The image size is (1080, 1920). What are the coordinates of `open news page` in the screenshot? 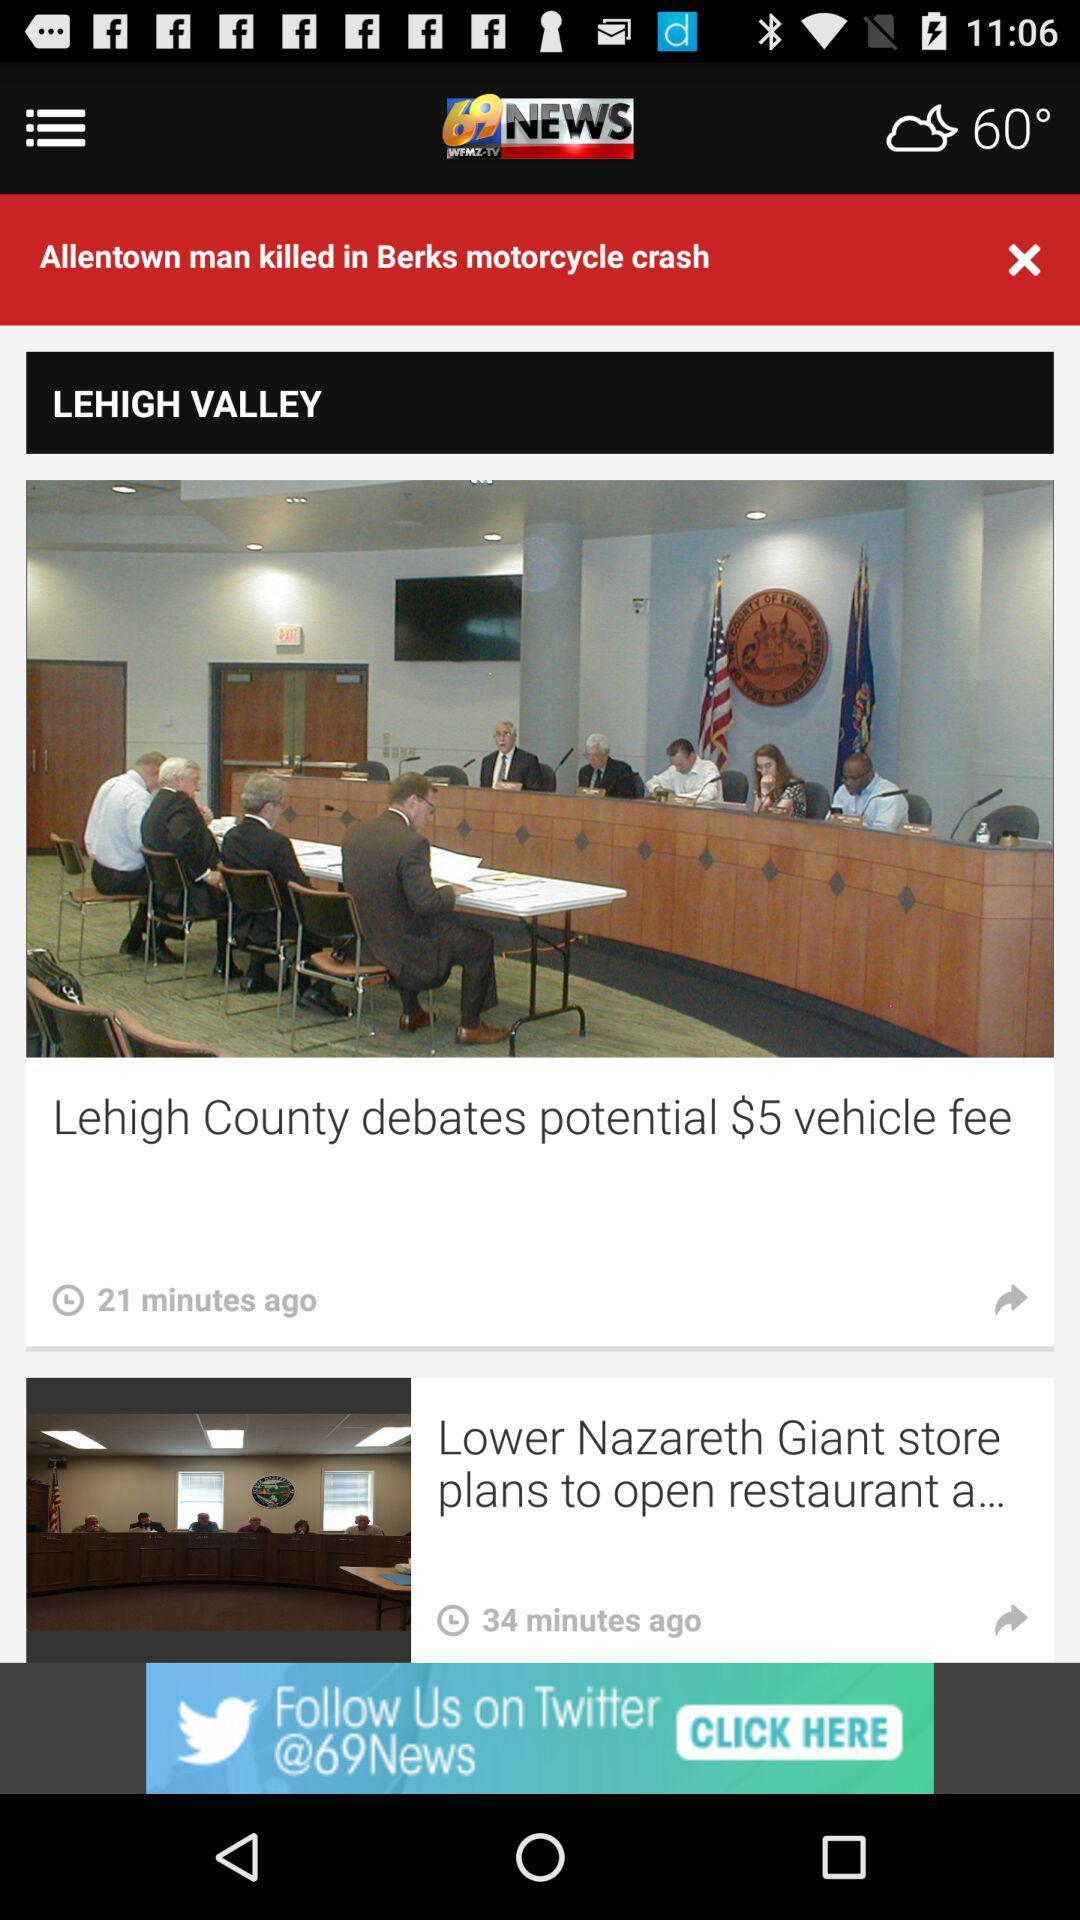 It's located at (540, 127).